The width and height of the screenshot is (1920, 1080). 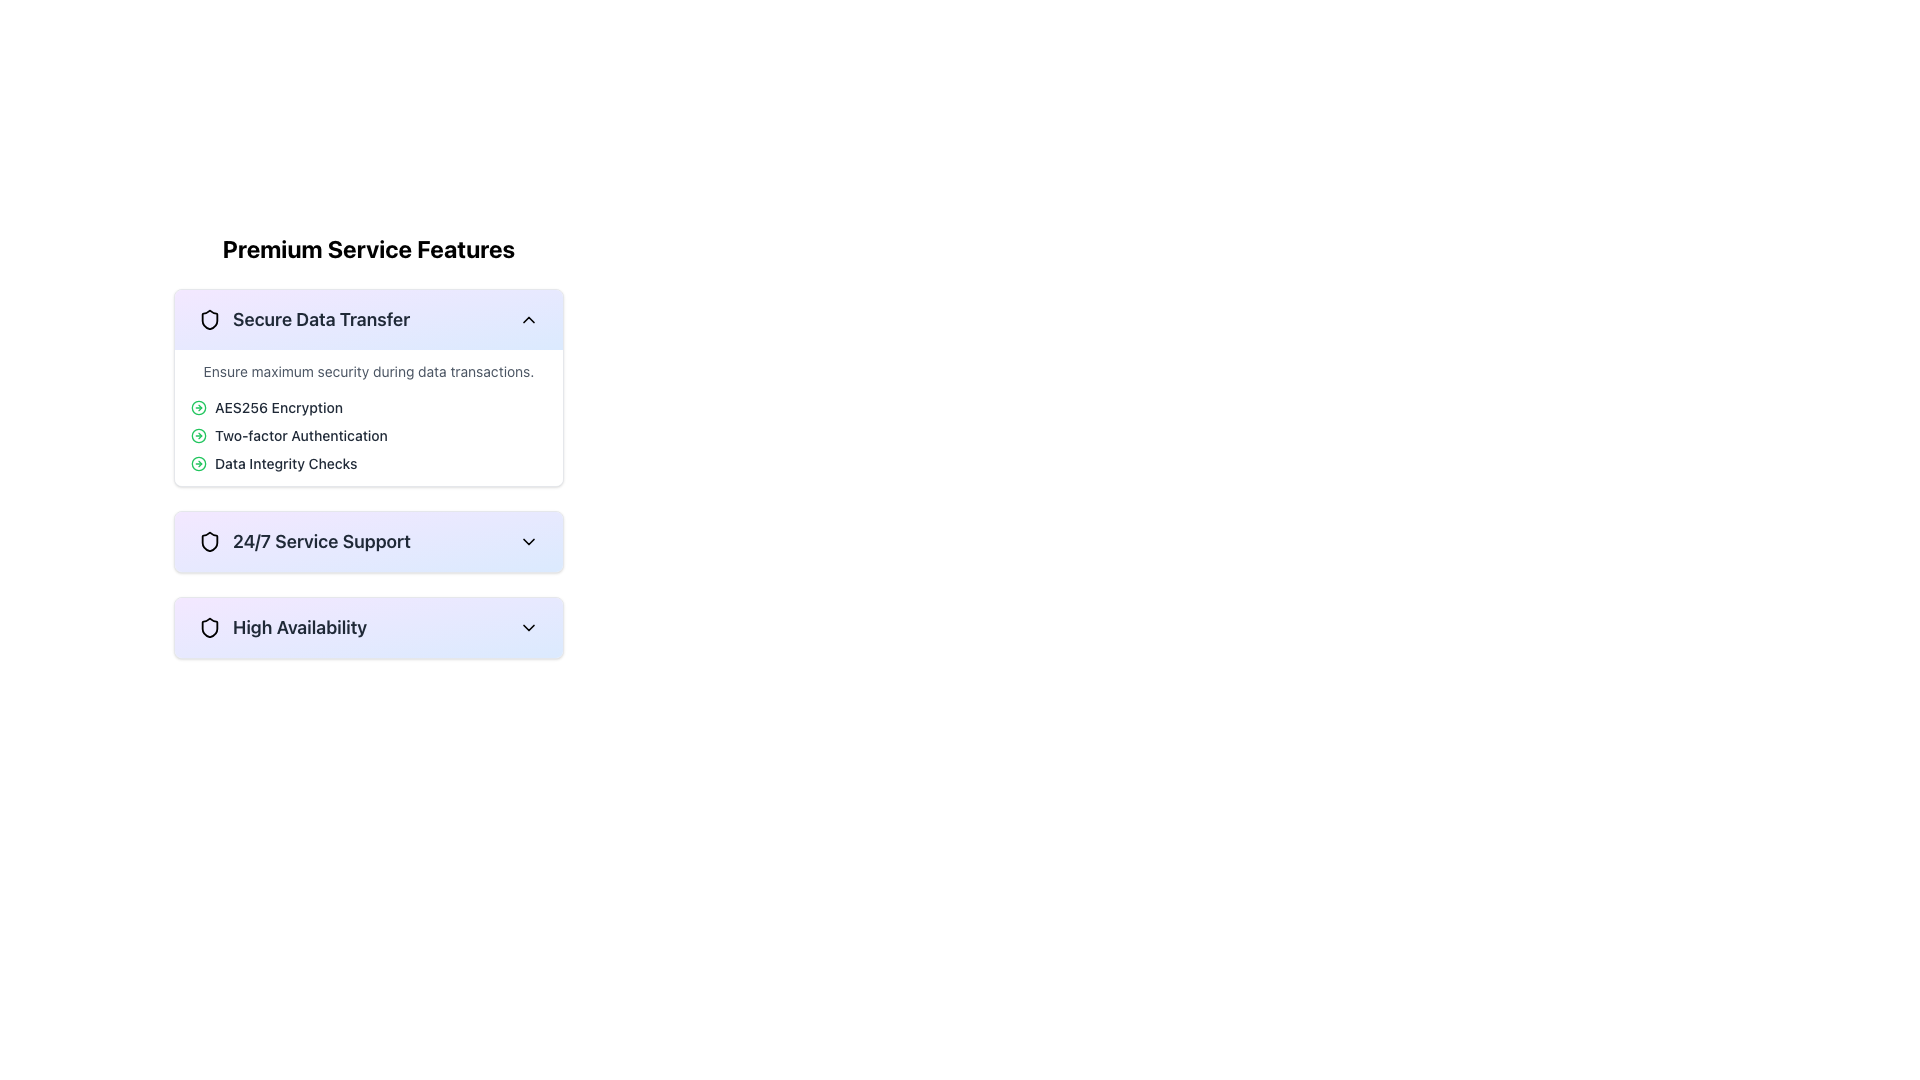 What do you see at coordinates (321, 542) in the screenshot?
I see `the text label indicating '24/7 Service Support', which is centrally located in the second section and positioned to the right of a shield icon` at bounding box center [321, 542].